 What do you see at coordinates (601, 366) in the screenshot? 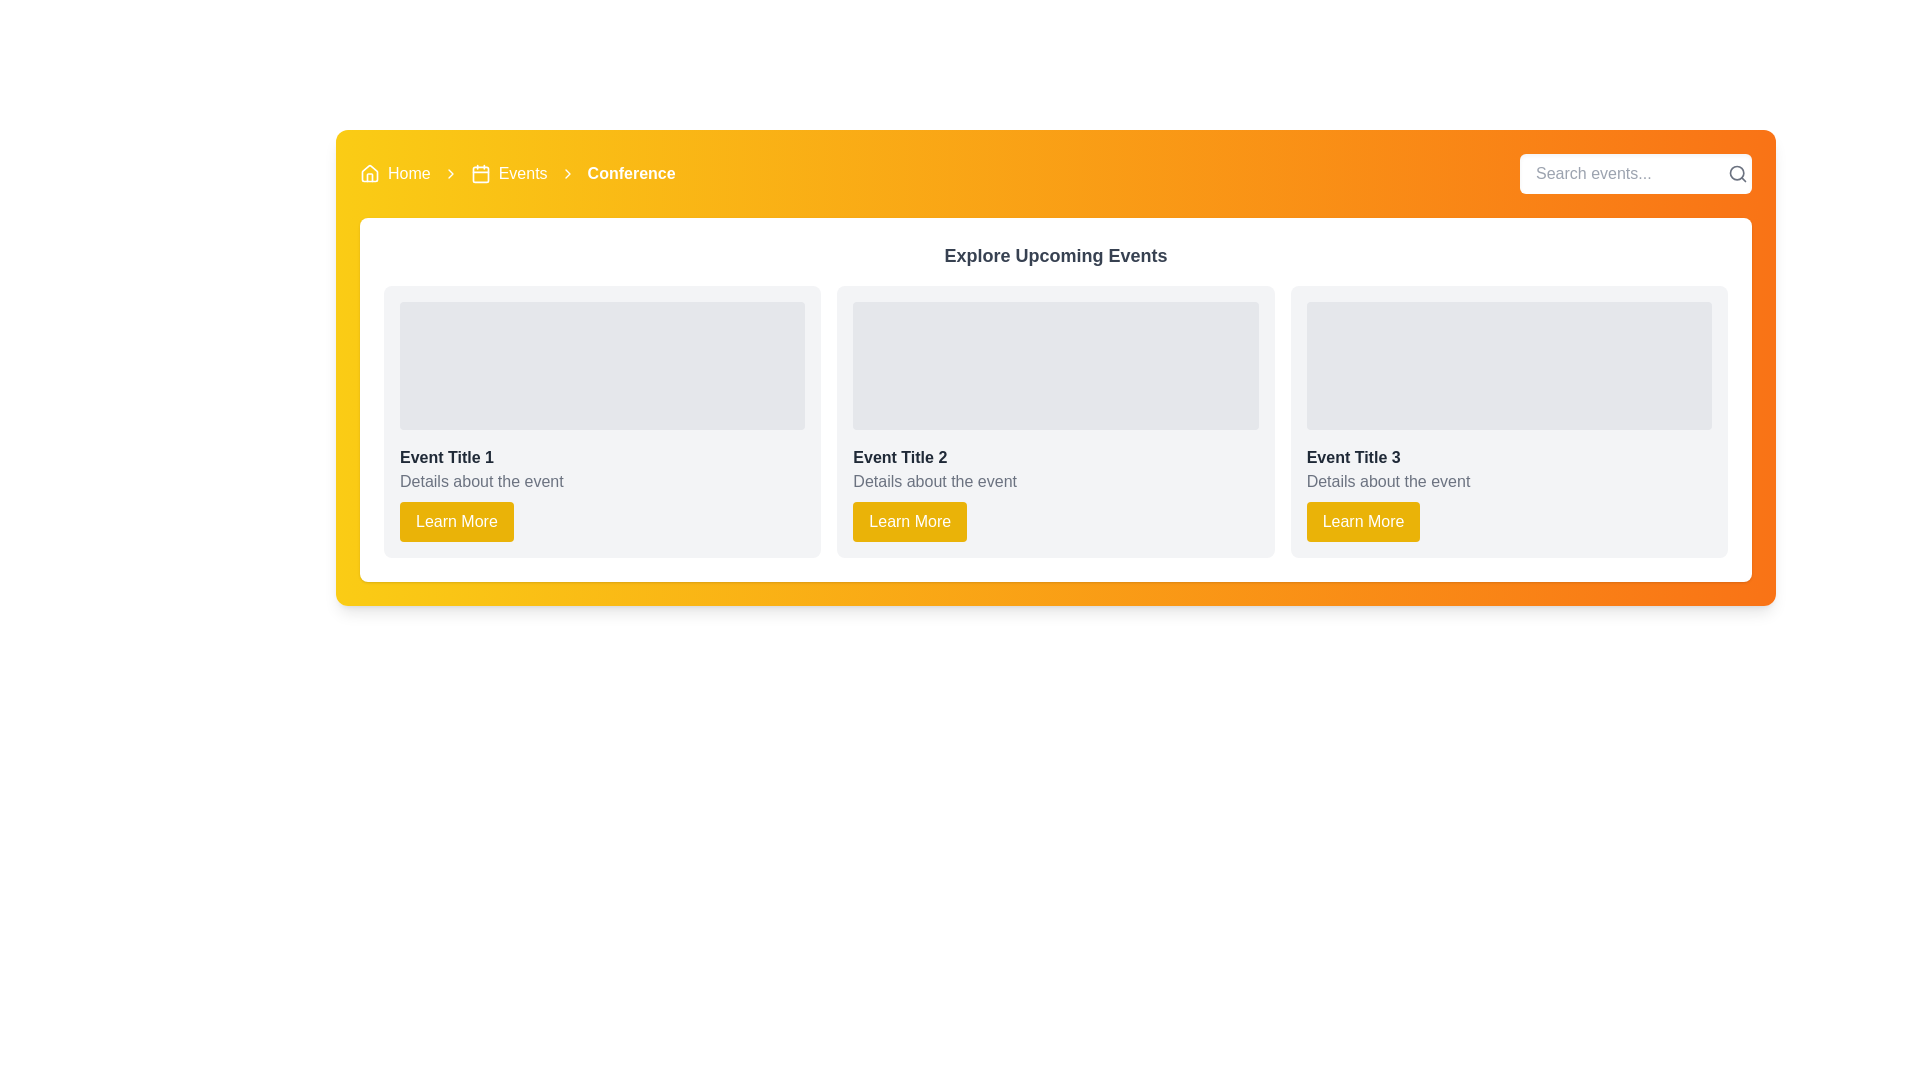
I see `the light gray rectangular placeholder with rounded corners located above 'Event Title 1' and the 'Learn More' button in the leftmost event card` at bounding box center [601, 366].